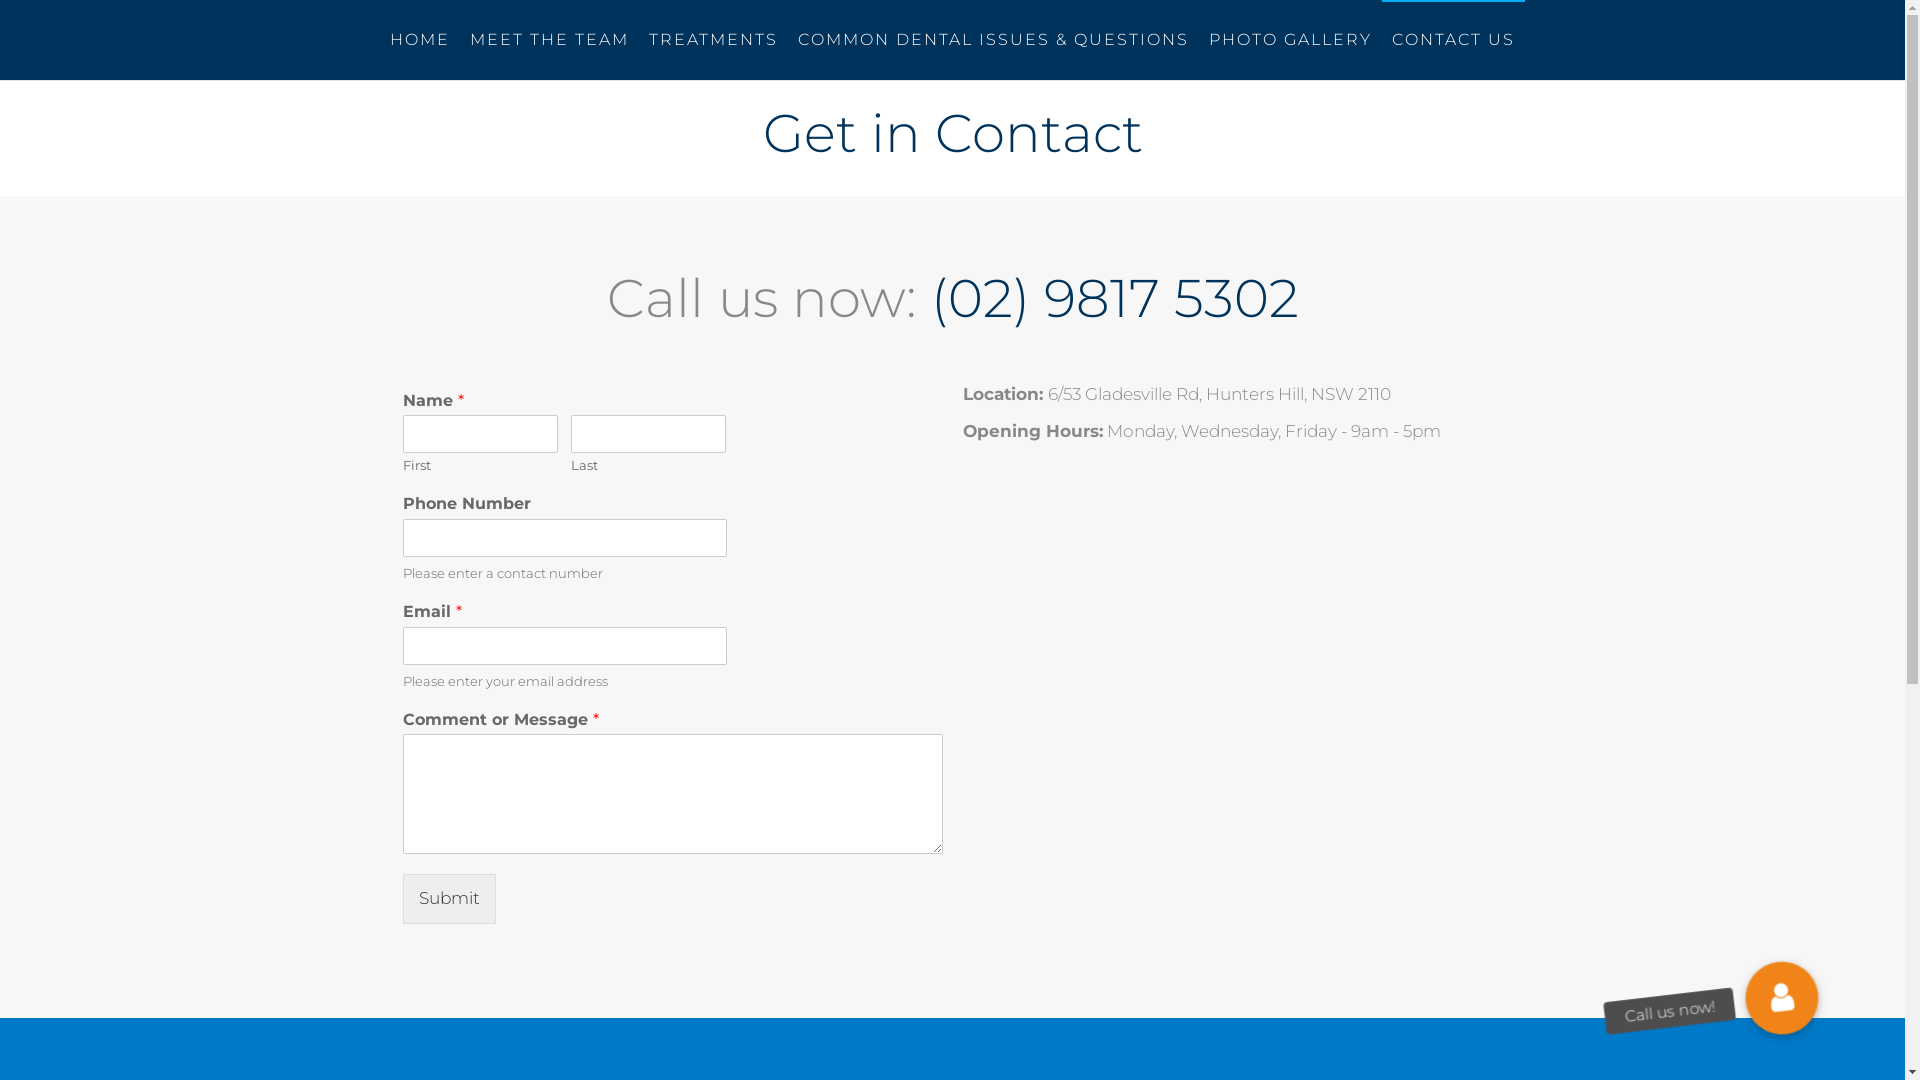 This screenshot has width=1920, height=1080. I want to click on 'Submit', so click(447, 897).